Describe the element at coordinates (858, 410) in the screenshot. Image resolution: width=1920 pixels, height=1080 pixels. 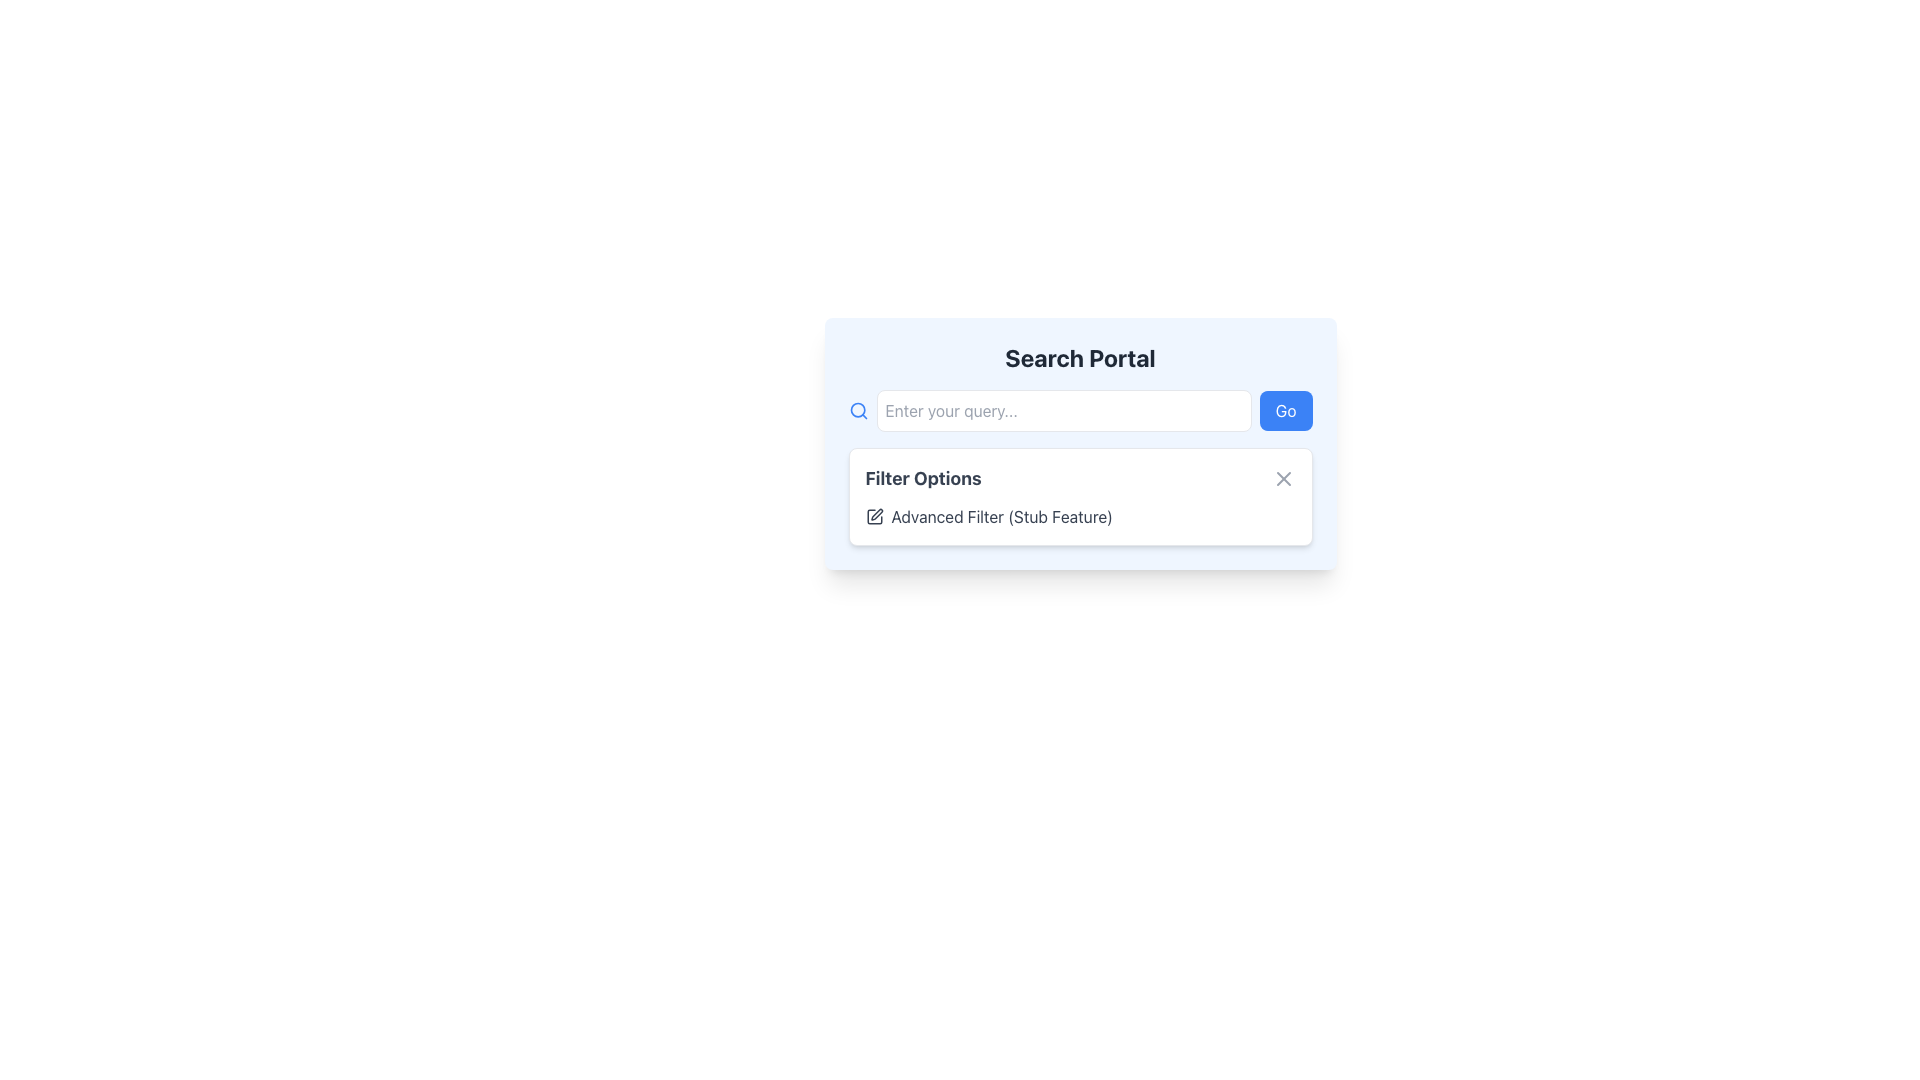
I see `the search icon located to the immediate left of the input field in the 'Search Portal' interface to initiate a search` at that location.